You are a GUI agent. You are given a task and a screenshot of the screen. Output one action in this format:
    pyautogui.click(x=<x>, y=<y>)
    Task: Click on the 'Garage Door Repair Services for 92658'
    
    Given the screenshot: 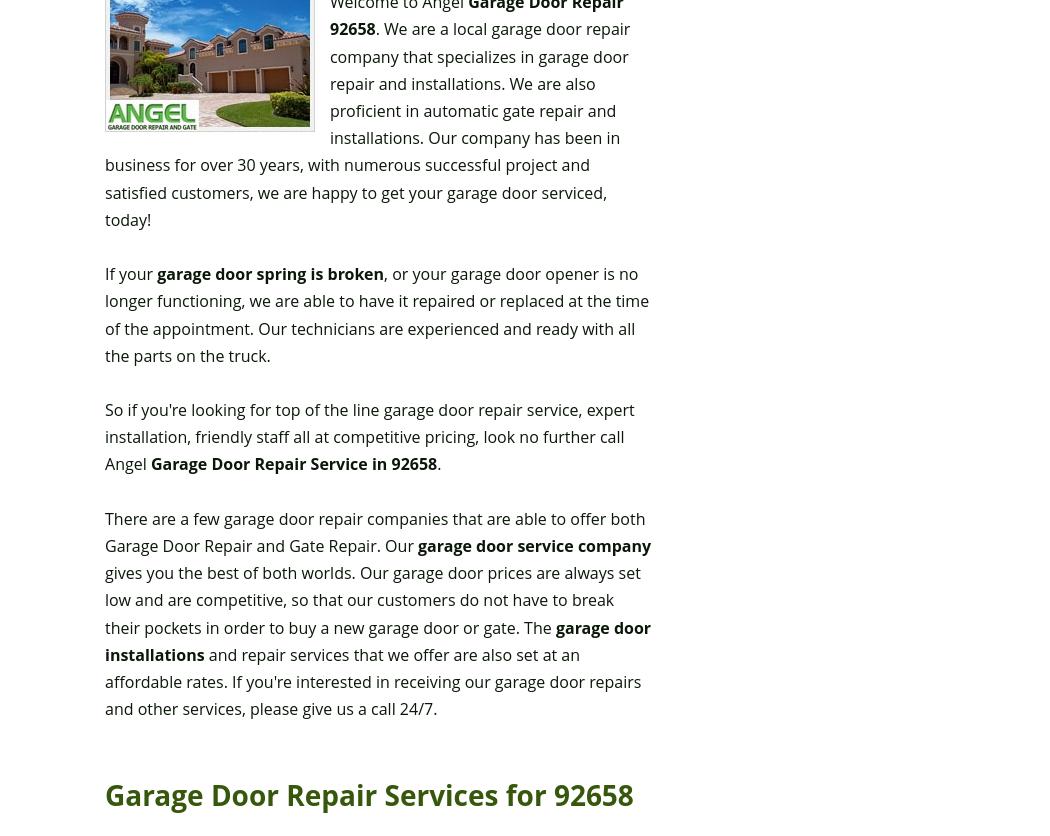 What is the action you would take?
    pyautogui.click(x=367, y=793)
    